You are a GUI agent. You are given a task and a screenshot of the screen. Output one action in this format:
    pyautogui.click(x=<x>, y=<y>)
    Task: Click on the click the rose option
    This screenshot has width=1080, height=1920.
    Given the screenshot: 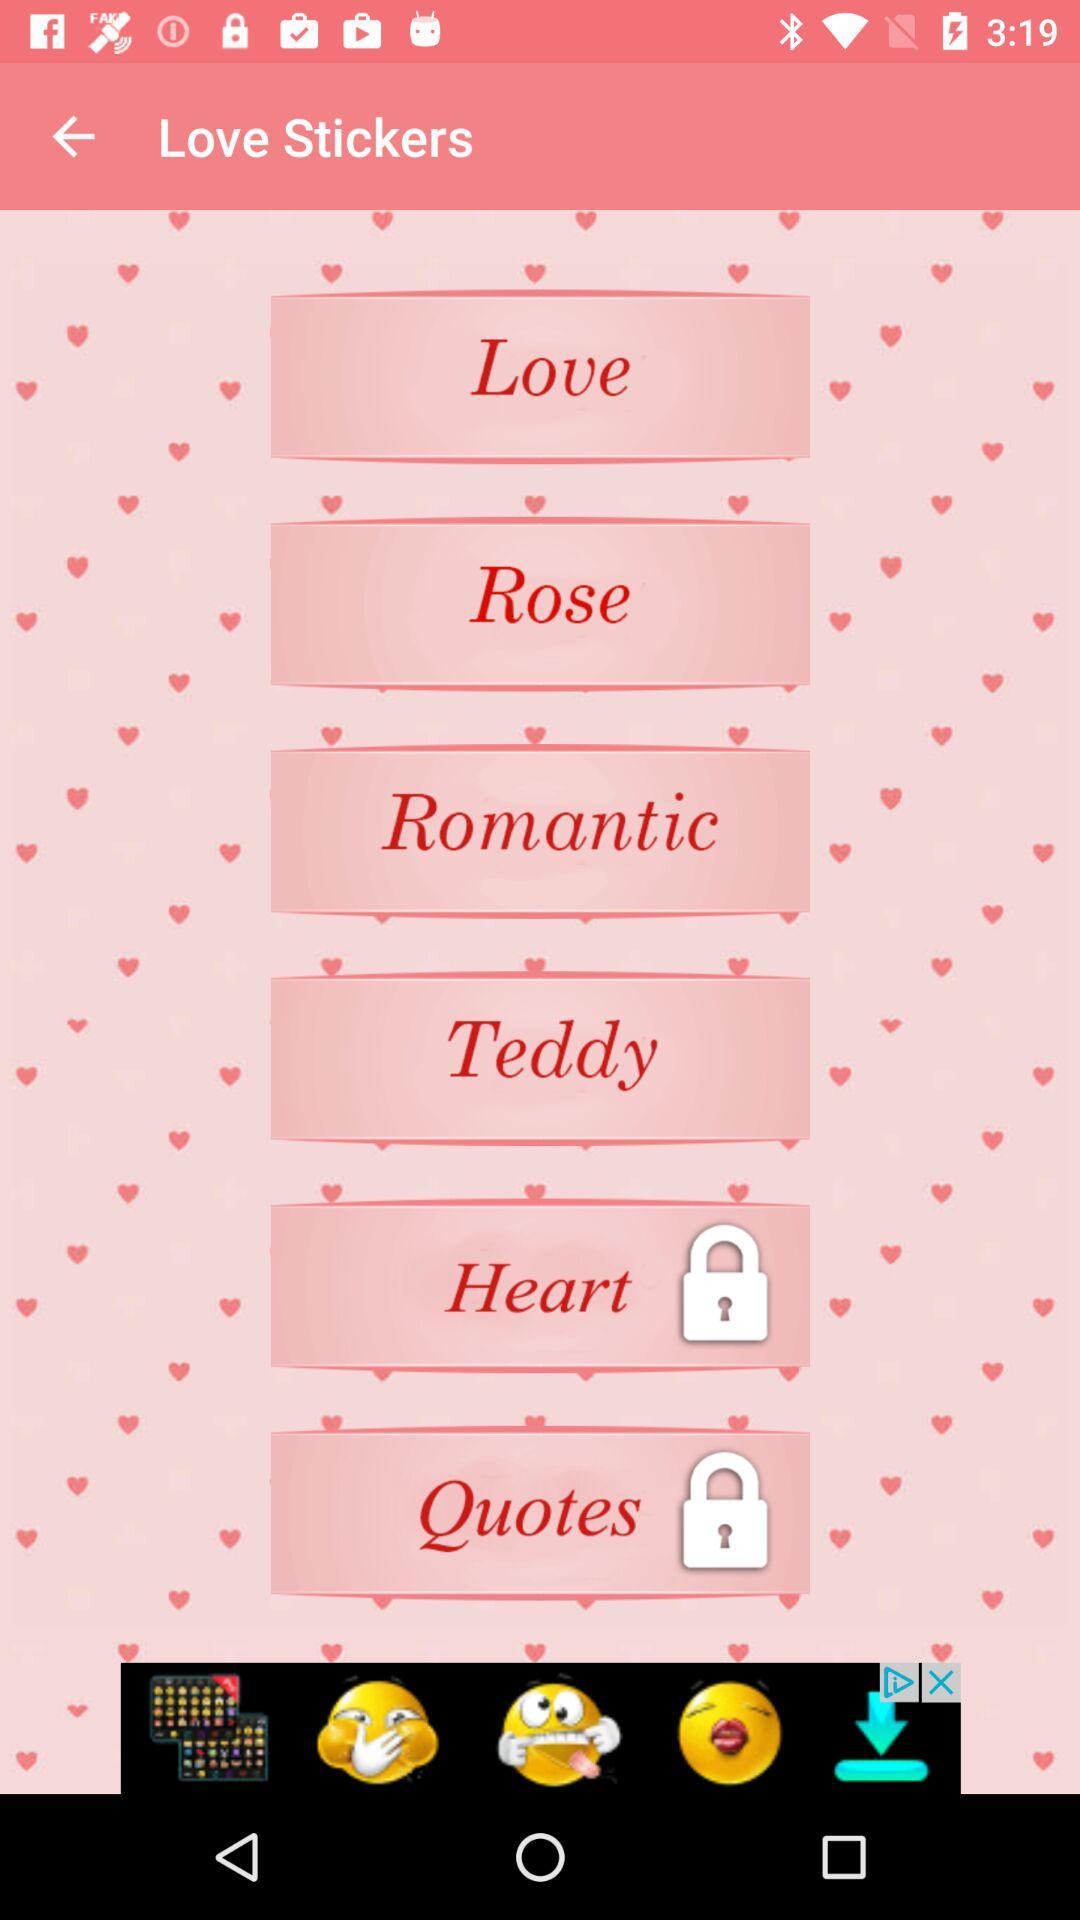 What is the action you would take?
    pyautogui.click(x=540, y=603)
    